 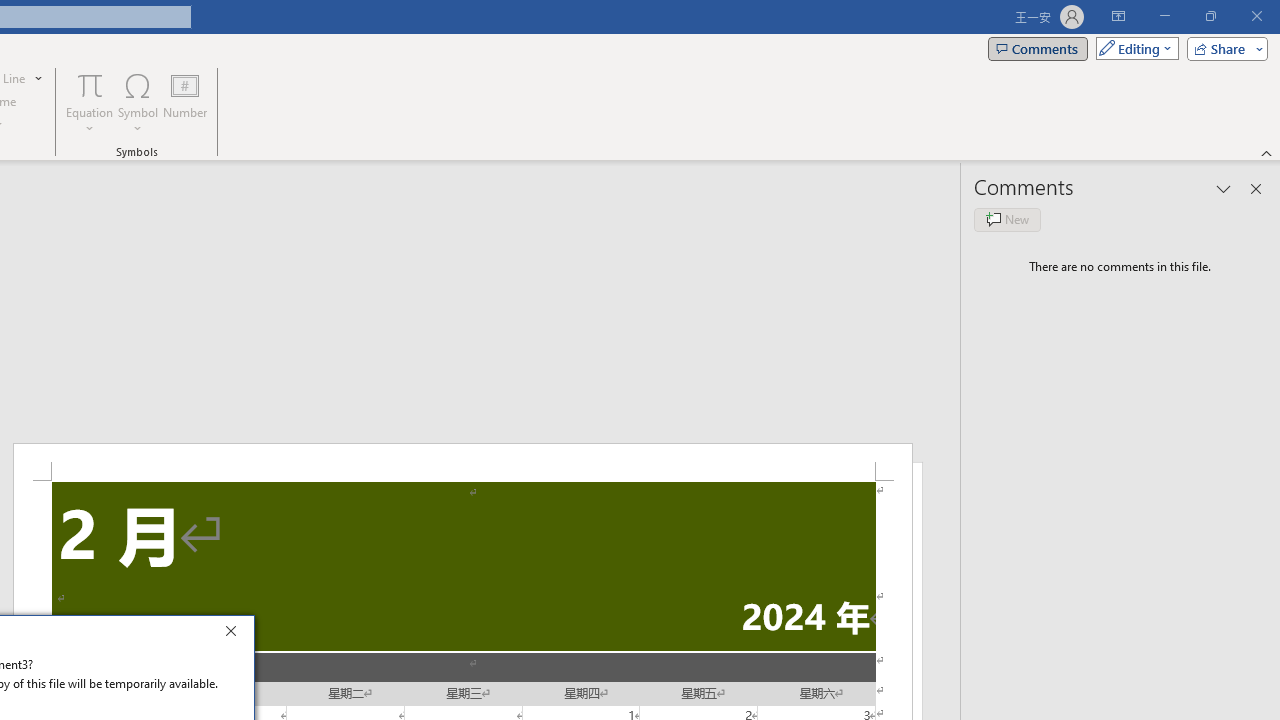 What do you see at coordinates (89, 121) in the screenshot?
I see `'More Options'` at bounding box center [89, 121].